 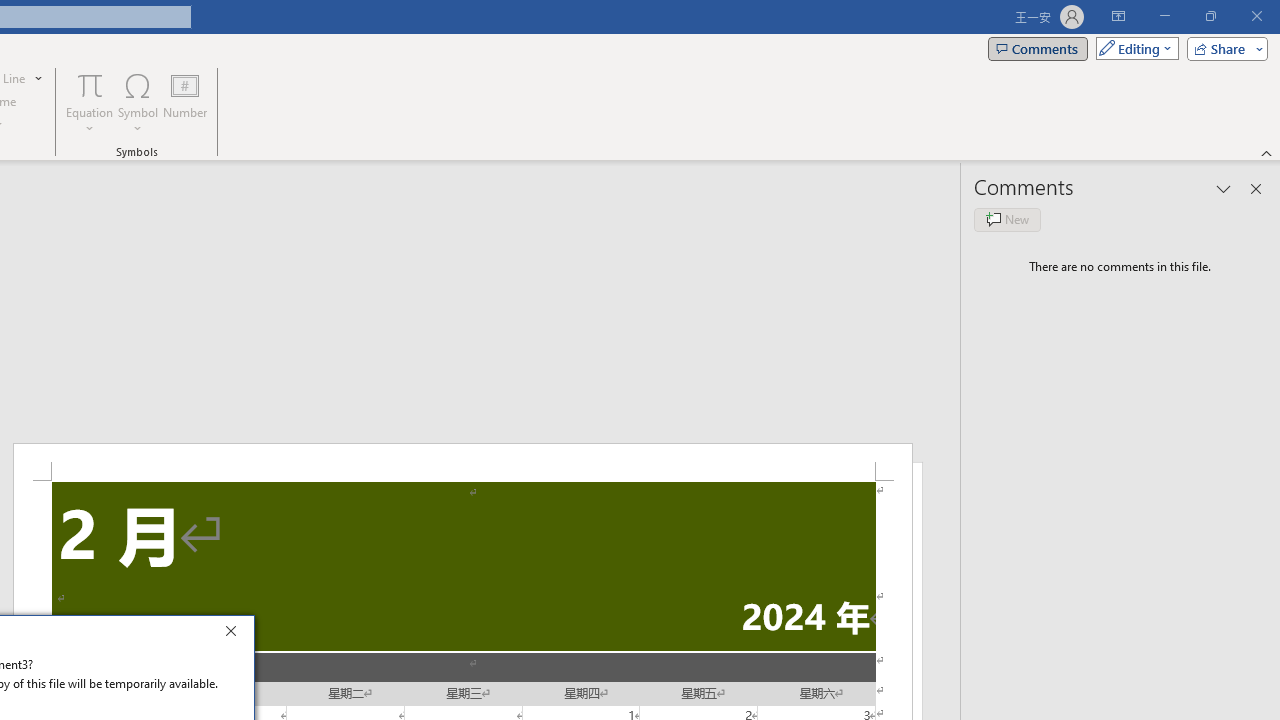 What do you see at coordinates (89, 121) in the screenshot?
I see `'More Options'` at bounding box center [89, 121].